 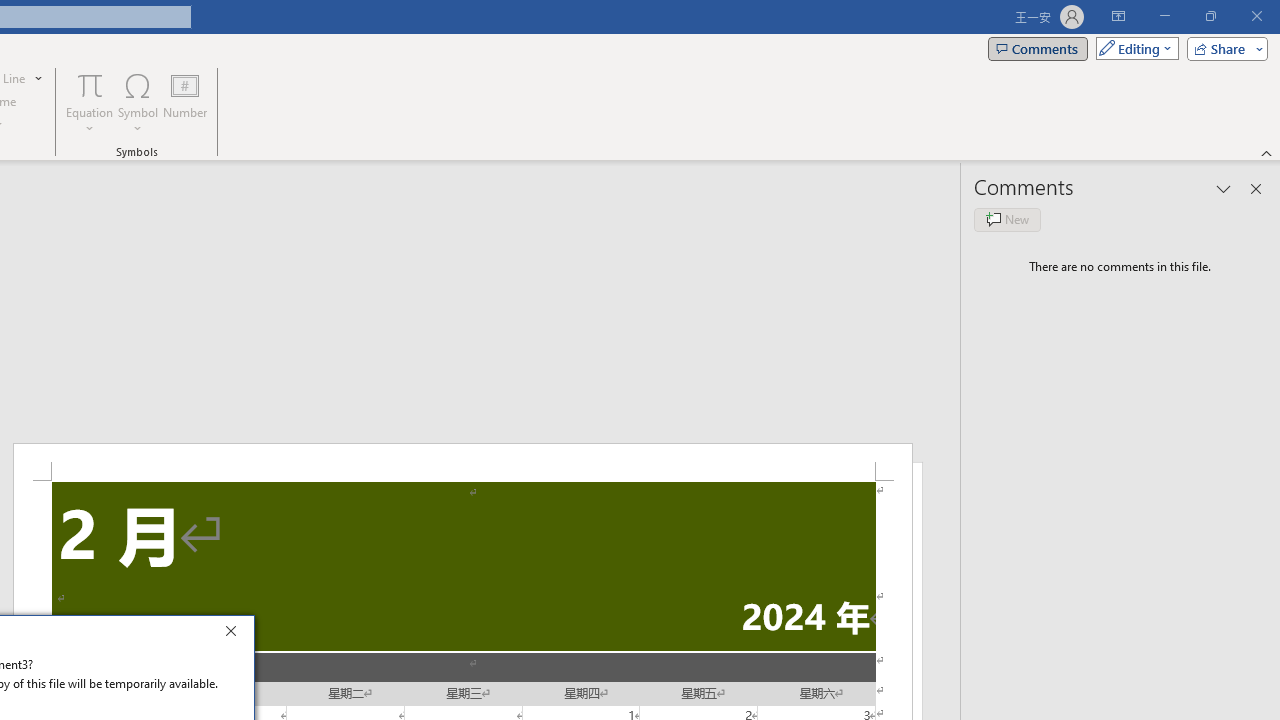 What do you see at coordinates (89, 121) in the screenshot?
I see `'More Options'` at bounding box center [89, 121].